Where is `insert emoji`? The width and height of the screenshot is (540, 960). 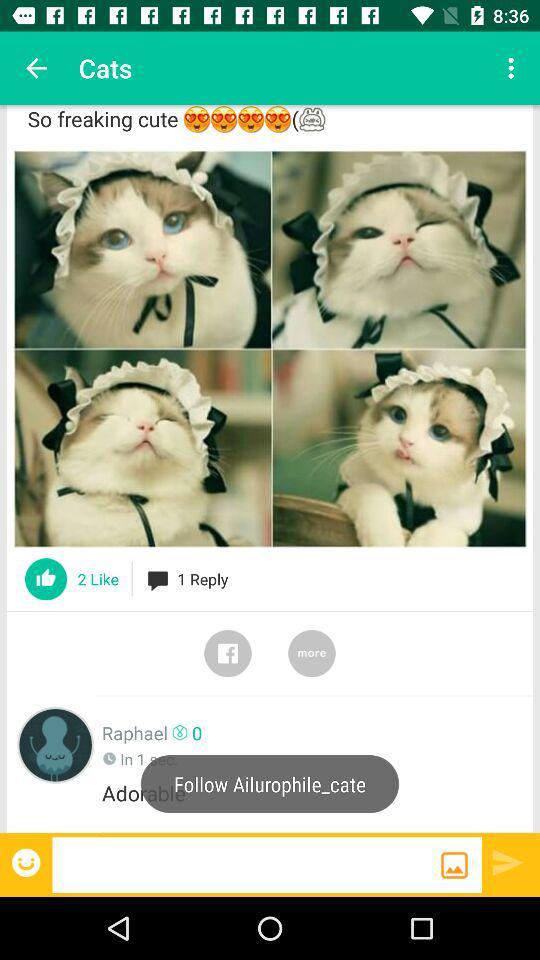 insert emoji is located at coordinates (27, 861).